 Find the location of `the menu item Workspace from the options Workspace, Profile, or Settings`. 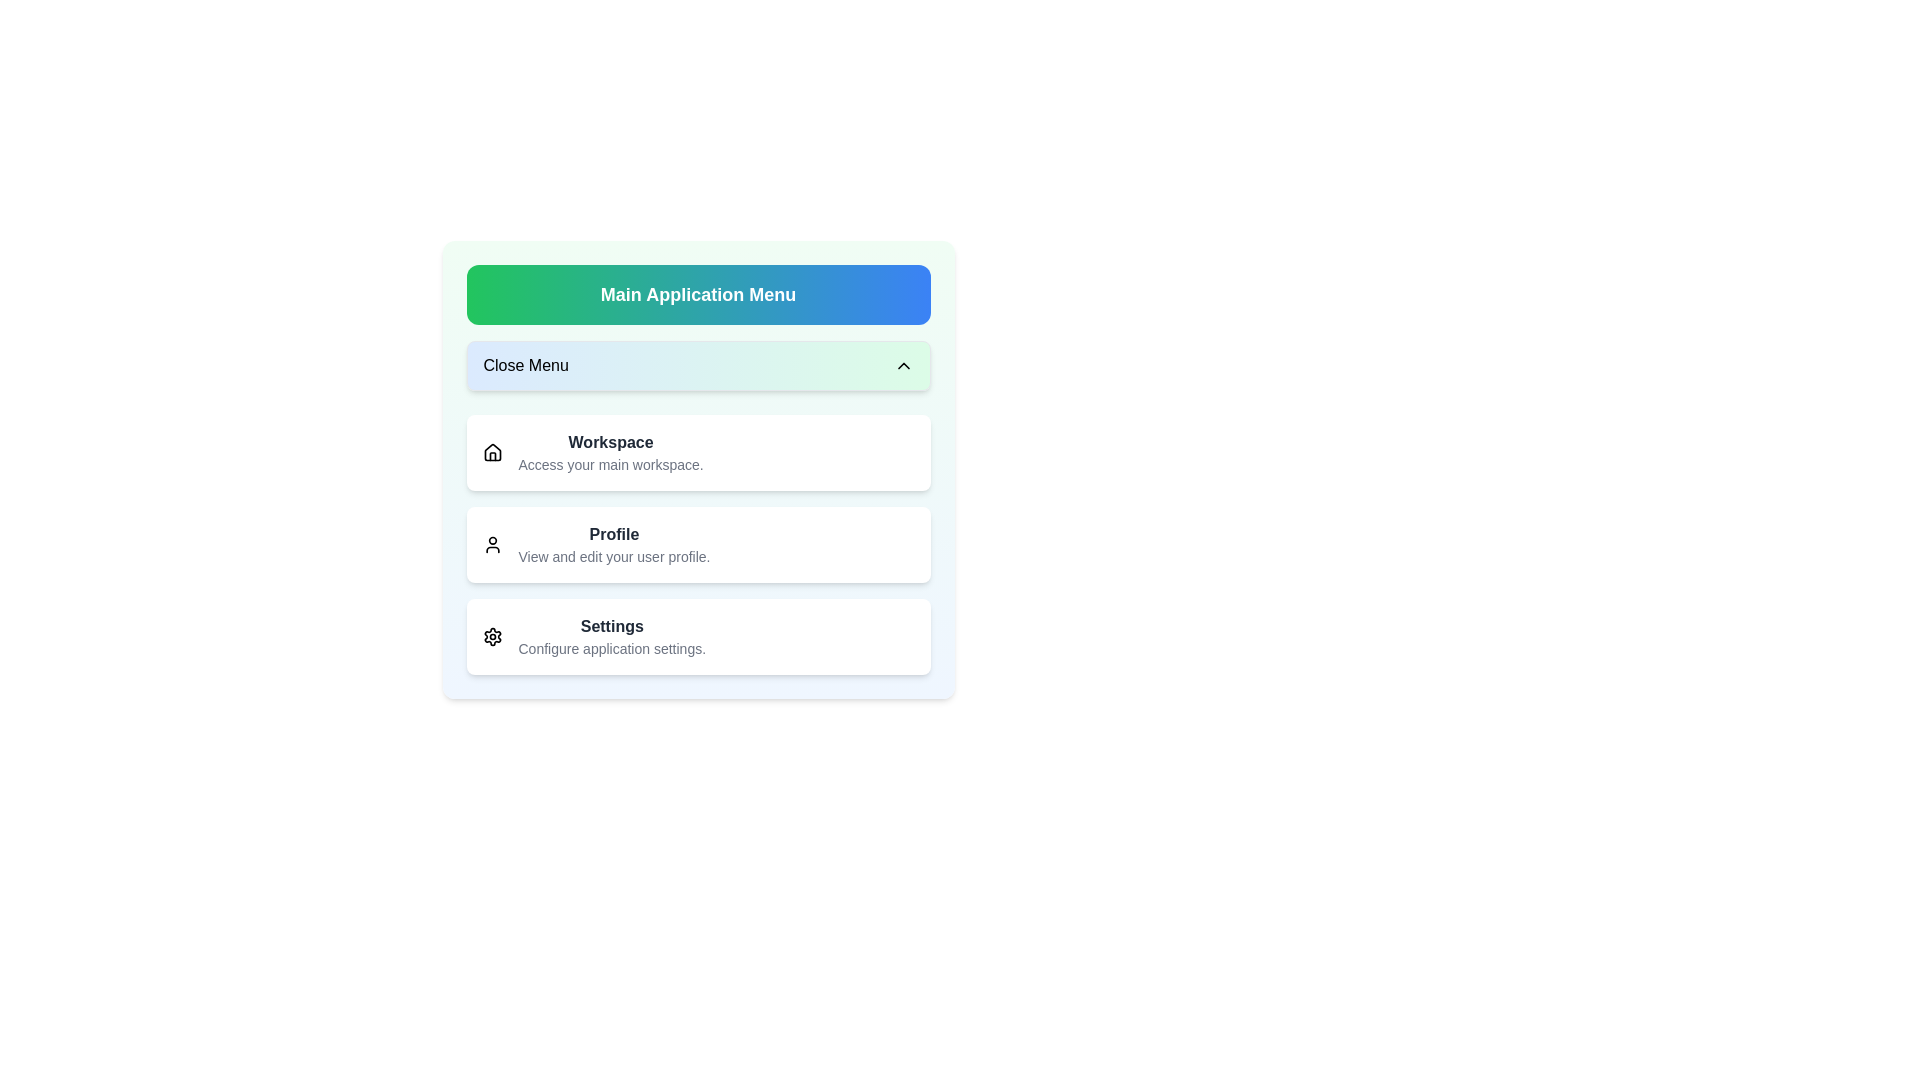

the menu item Workspace from the options Workspace, Profile, or Settings is located at coordinates (698, 452).